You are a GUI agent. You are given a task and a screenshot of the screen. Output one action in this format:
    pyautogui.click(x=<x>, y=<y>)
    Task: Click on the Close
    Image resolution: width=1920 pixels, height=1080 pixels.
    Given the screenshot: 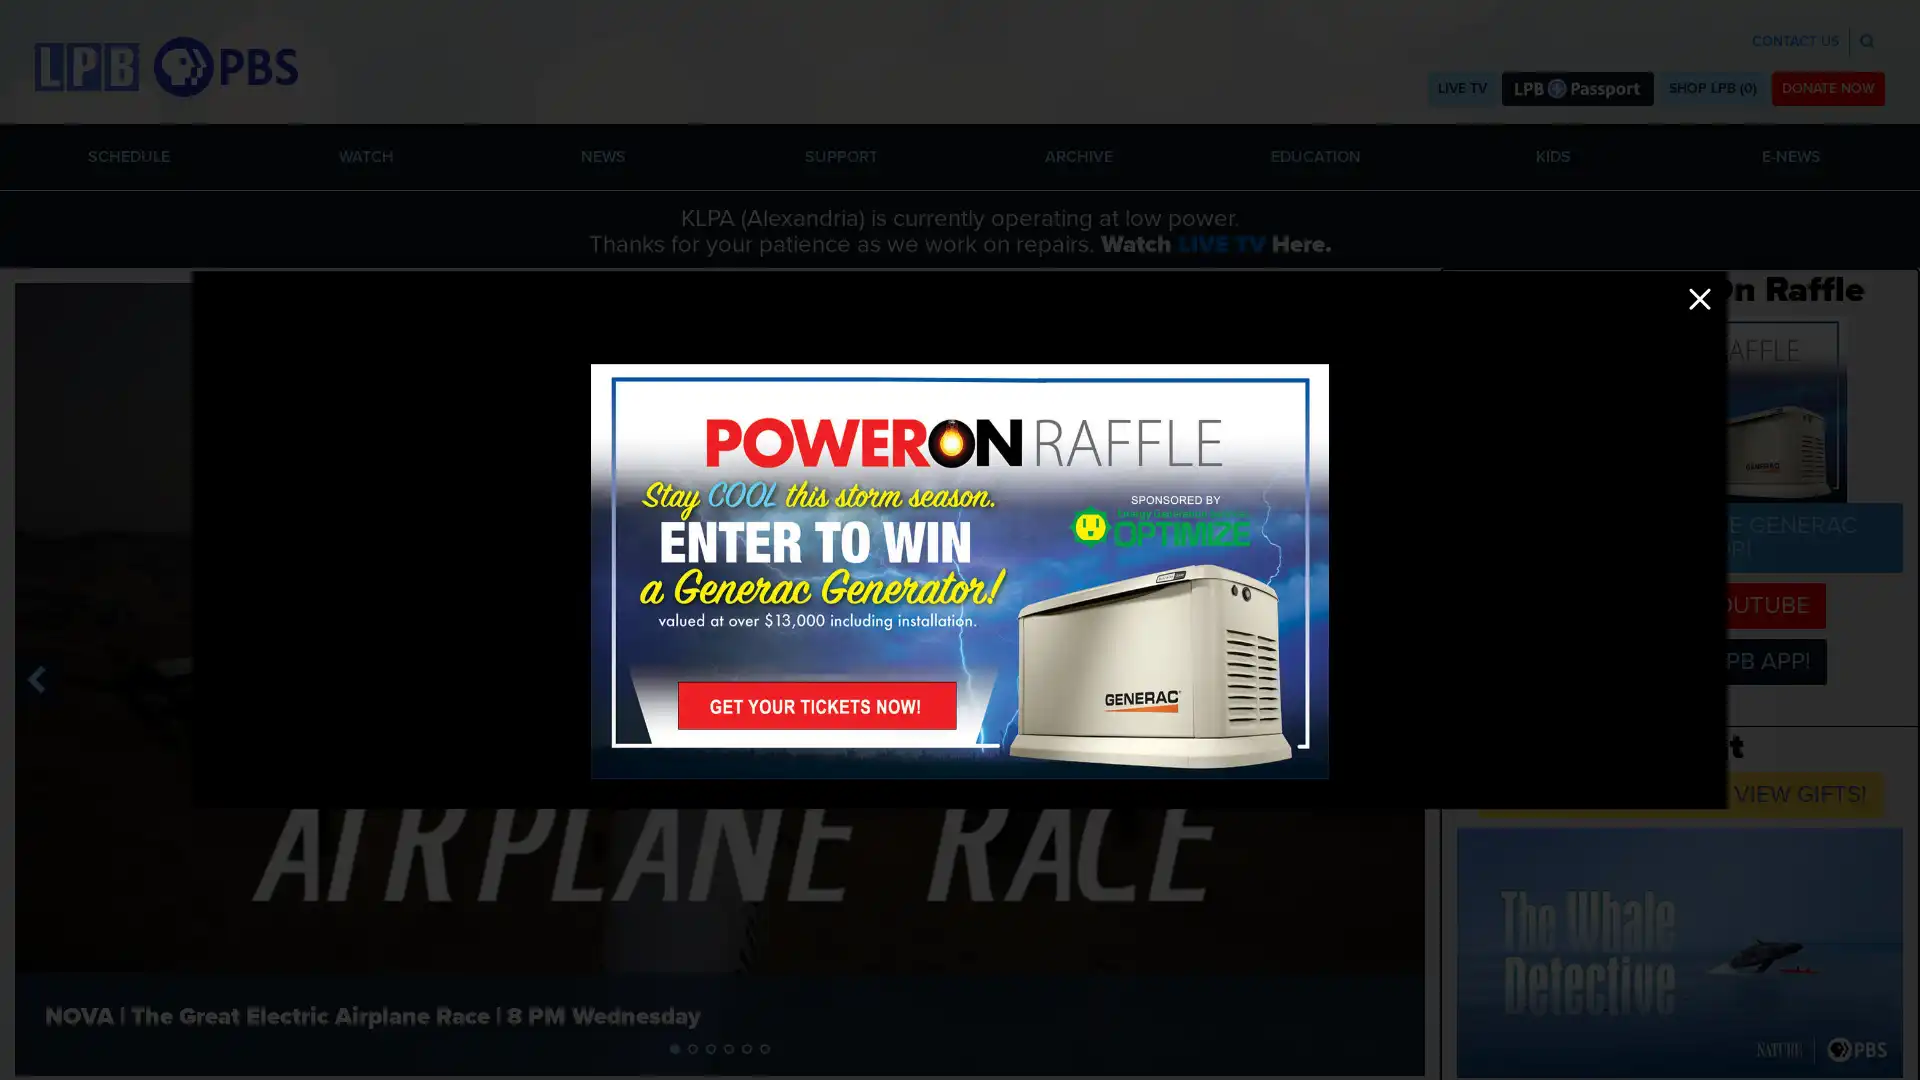 What is the action you would take?
    pyautogui.click(x=1698, y=299)
    